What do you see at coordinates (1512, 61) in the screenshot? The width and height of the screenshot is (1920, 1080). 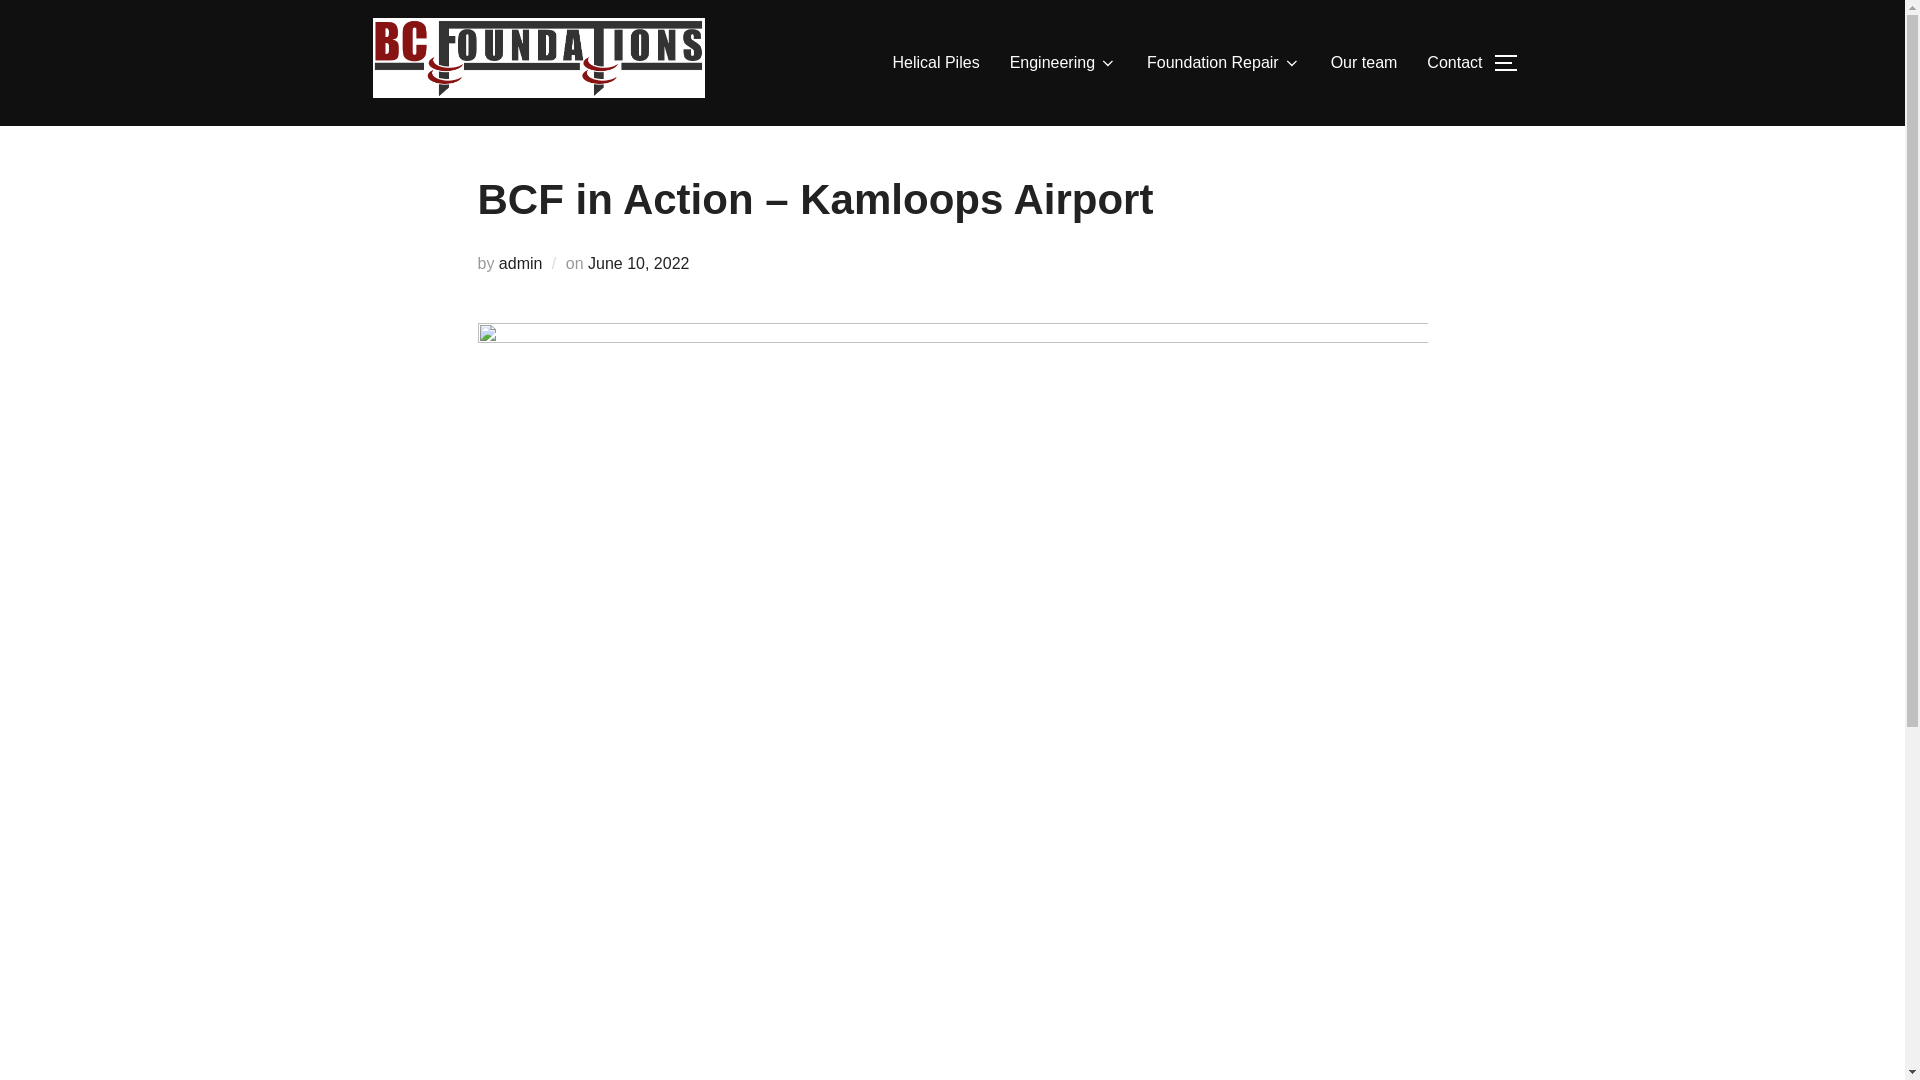 I see `'TOGGLE SIDEBAR & NAVIGATION'` at bounding box center [1512, 61].